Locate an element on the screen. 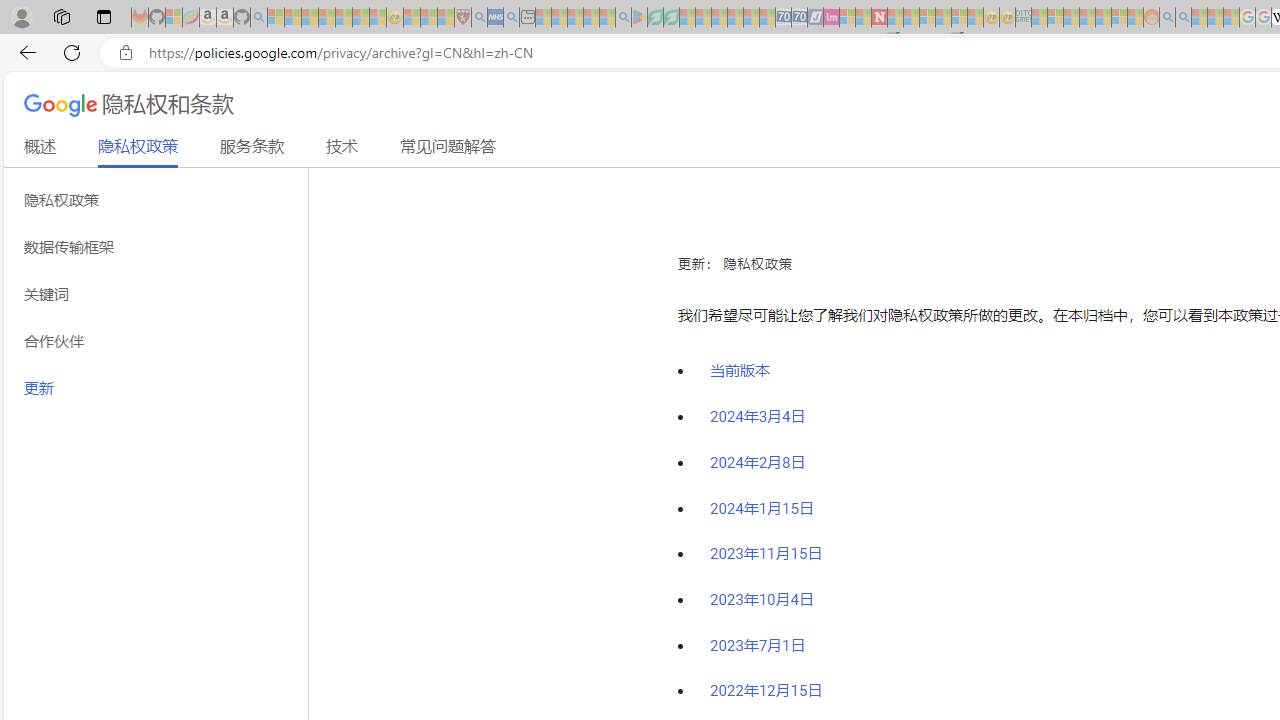  'The Weather Channel - MSN - Sleeping' is located at coordinates (308, 17).